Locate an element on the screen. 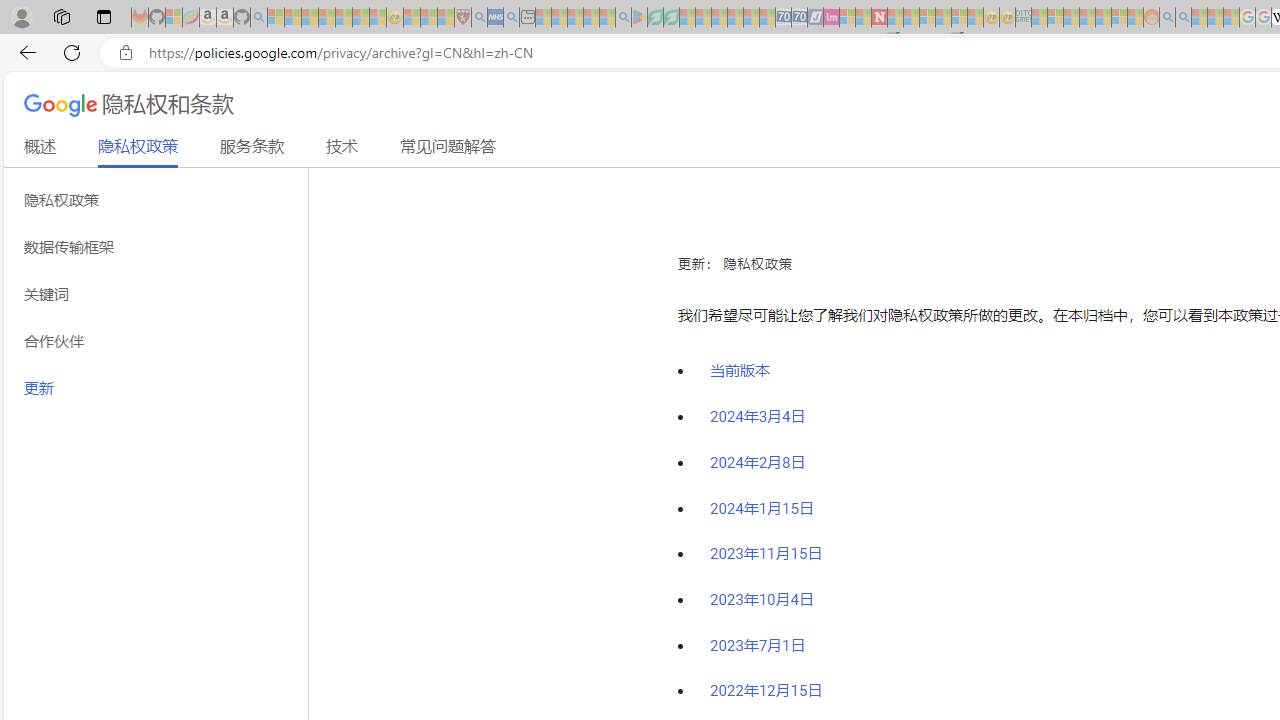  'The Weather Channel - MSN - Sleeping' is located at coordinates (308, 17).